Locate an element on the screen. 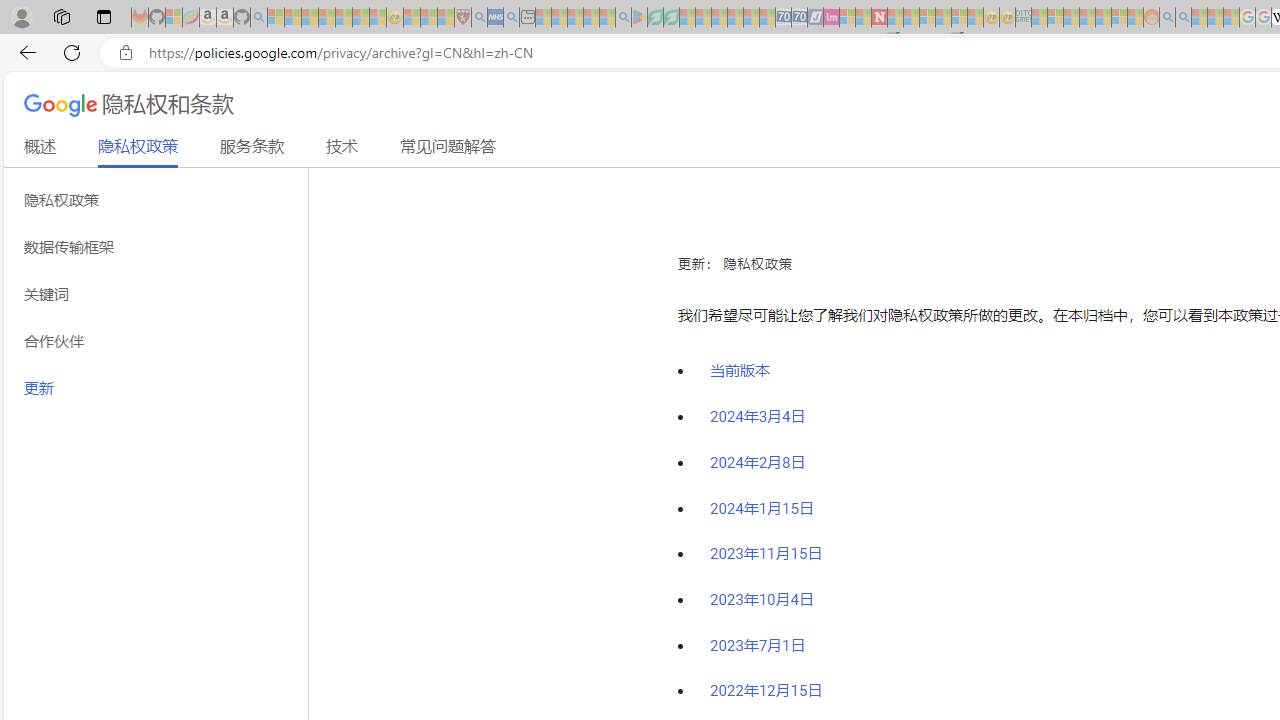  'The Weather Channel - MSN - Sleeping' is located at coordinates (308, 17).